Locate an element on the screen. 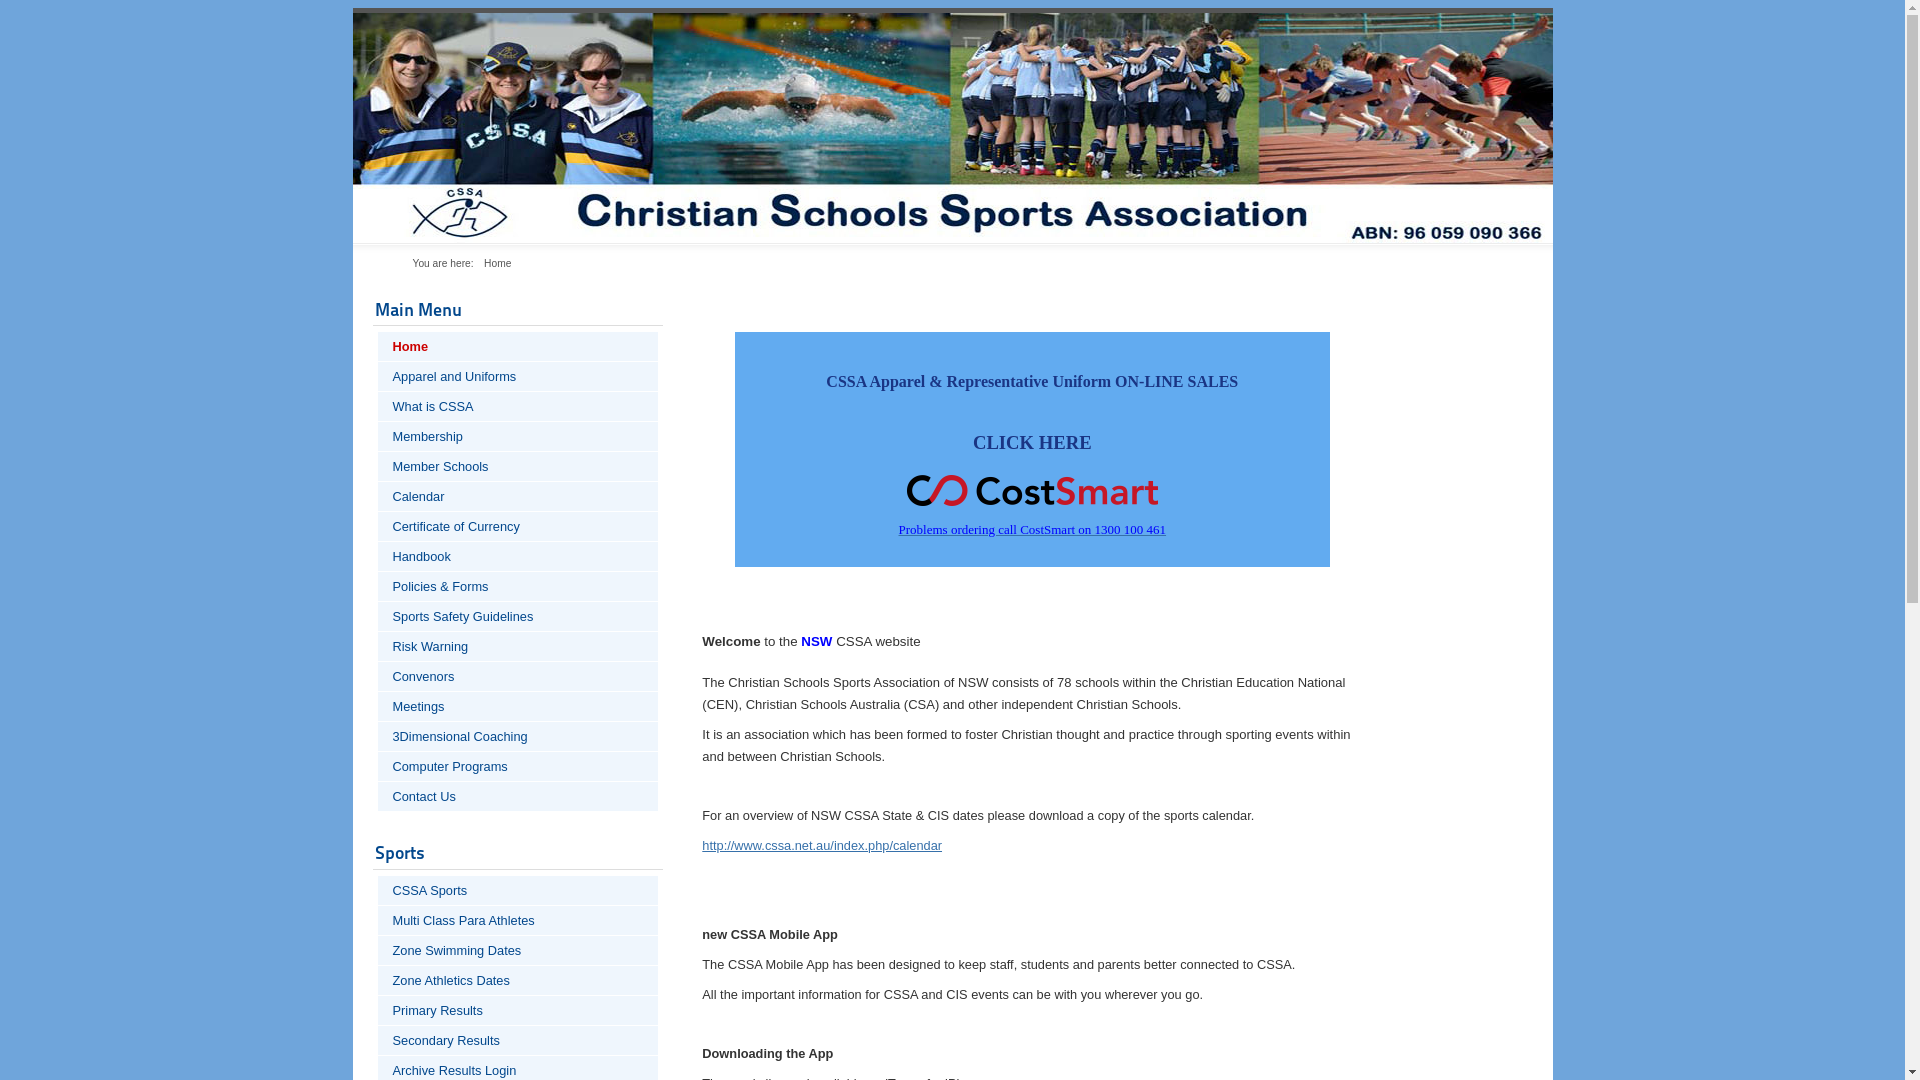  'CLICK HERE' is located at coordinates (1032, 441).